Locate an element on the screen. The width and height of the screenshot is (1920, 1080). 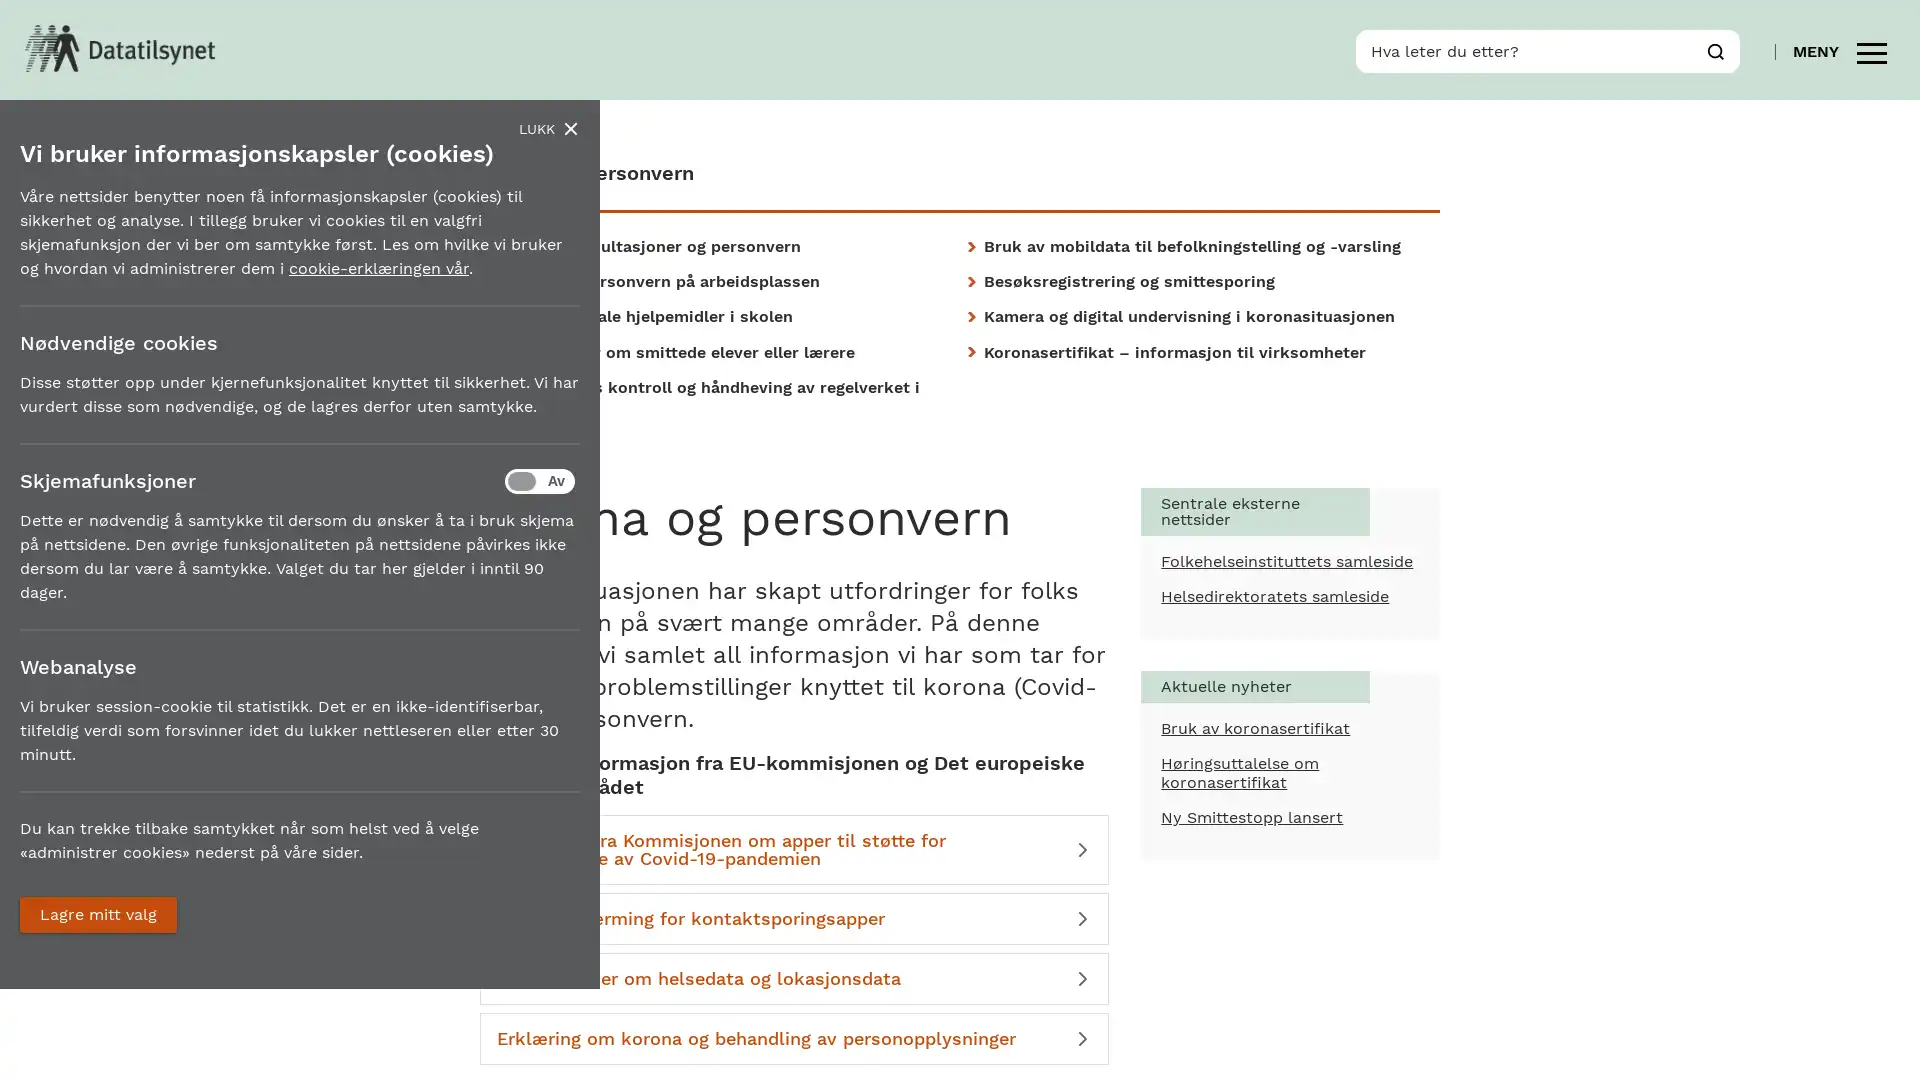
Sk is located at coordinates (1715, 49).